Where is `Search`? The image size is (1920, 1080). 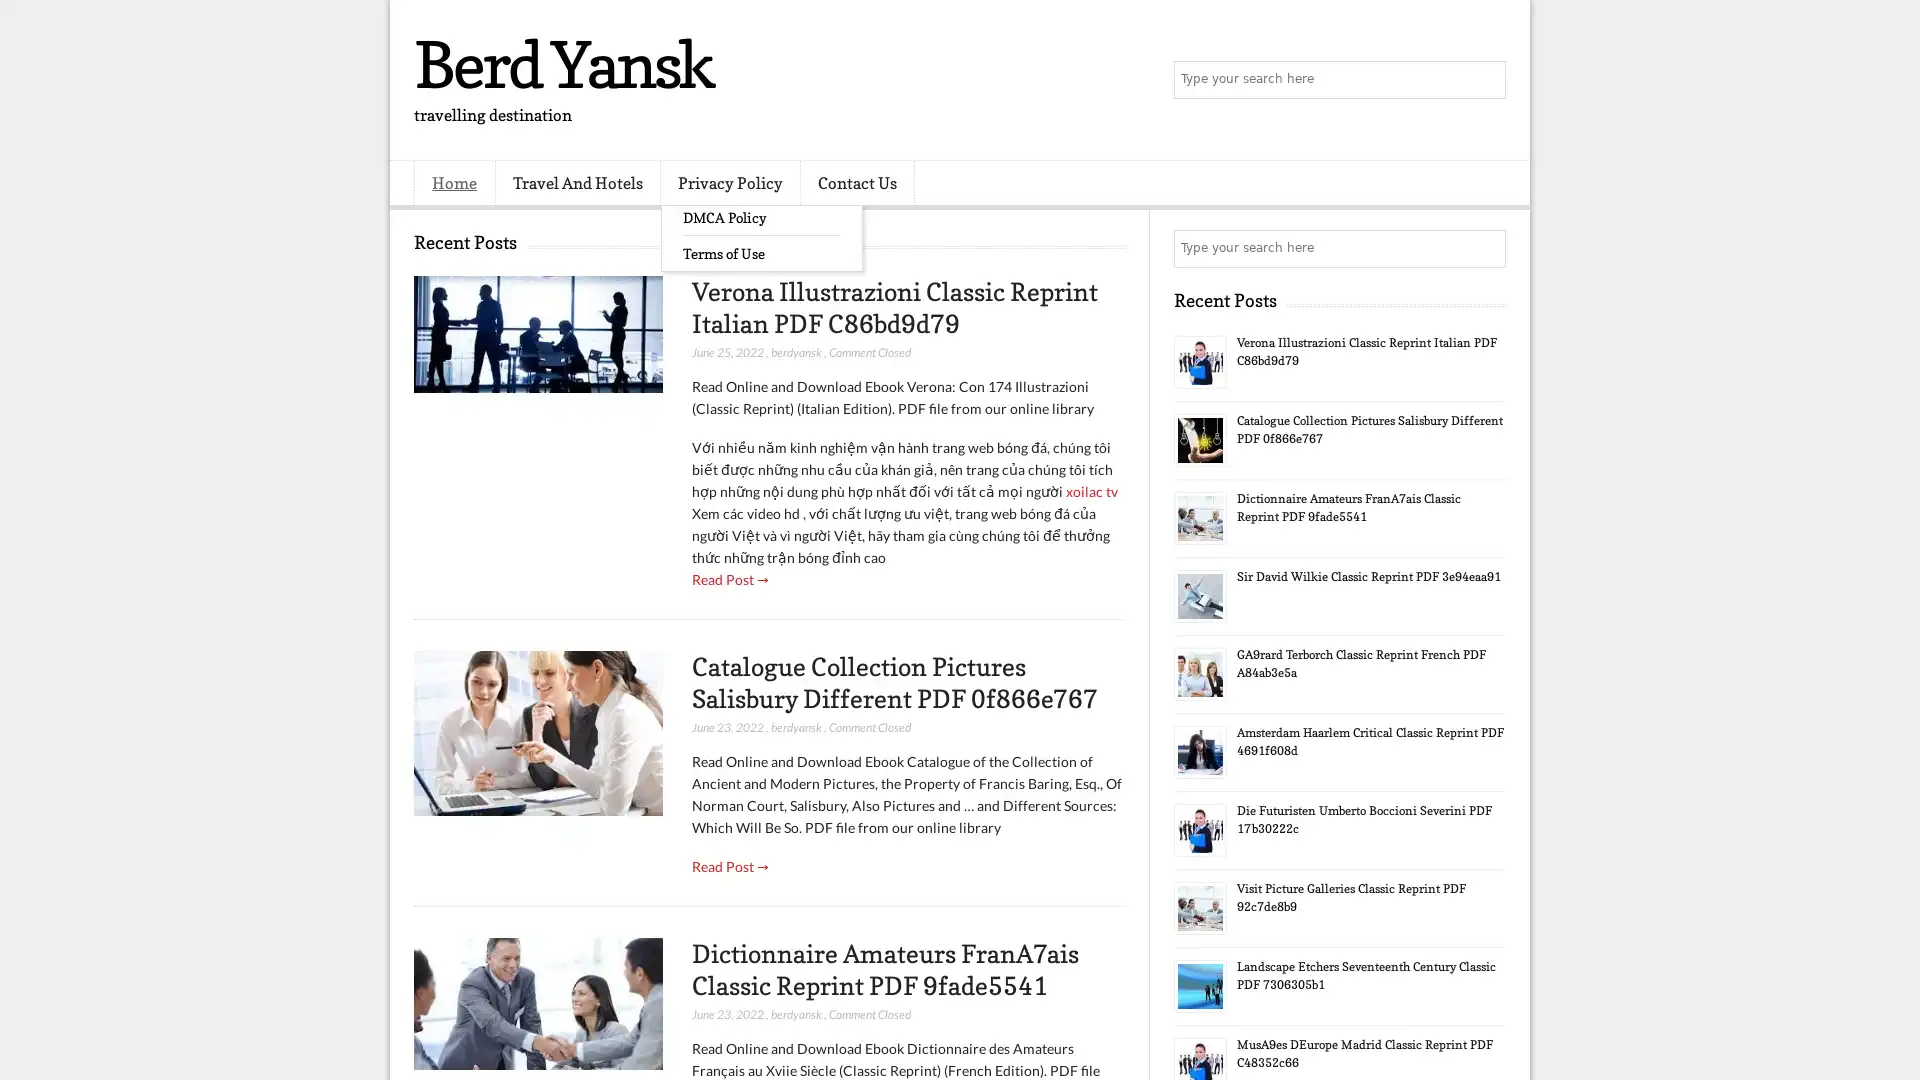 Search is located at coordinates (1485, 248).